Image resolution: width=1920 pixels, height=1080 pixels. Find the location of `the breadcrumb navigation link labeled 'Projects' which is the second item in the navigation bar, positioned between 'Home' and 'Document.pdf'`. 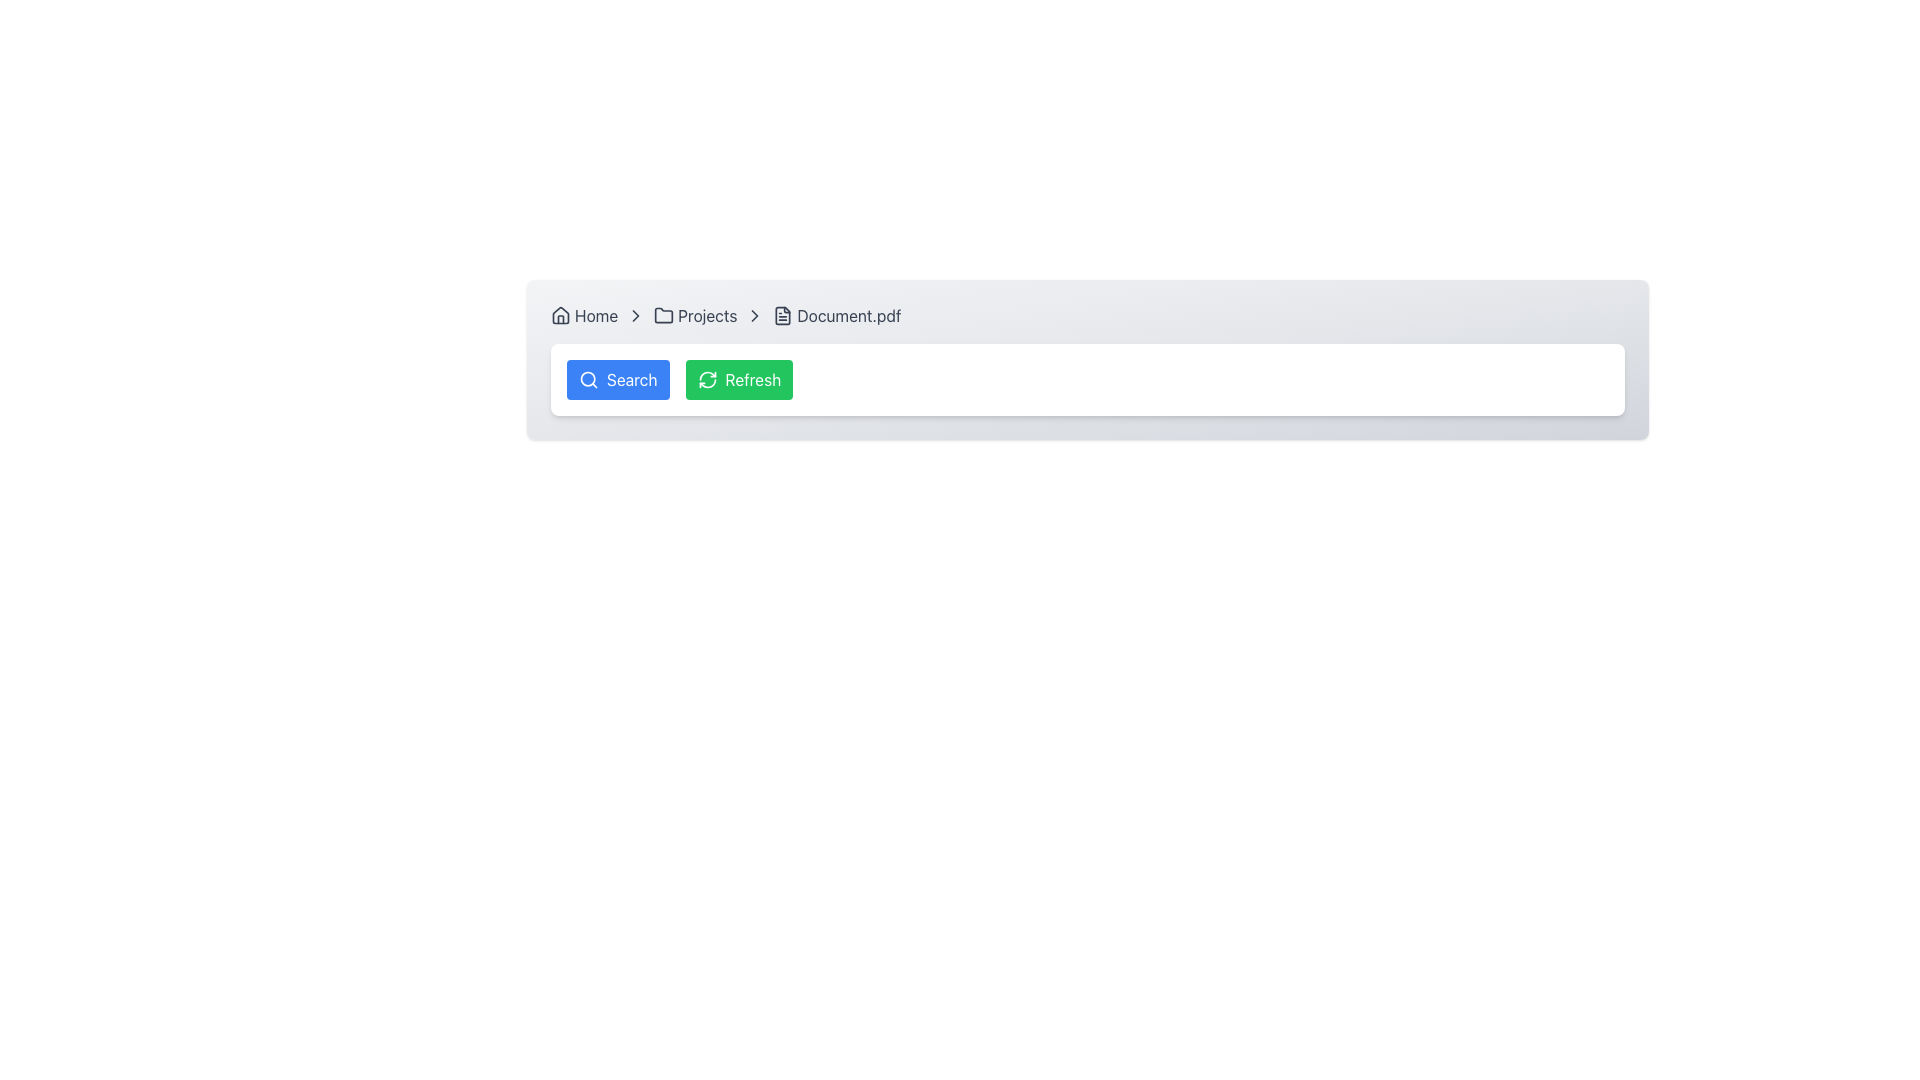

the breadcrumb navigation link labeled 'Projects' which is the second item in the navigation bar, positioned between 'Home' and 'Document.pdf' is located at coordinates (695, 315).